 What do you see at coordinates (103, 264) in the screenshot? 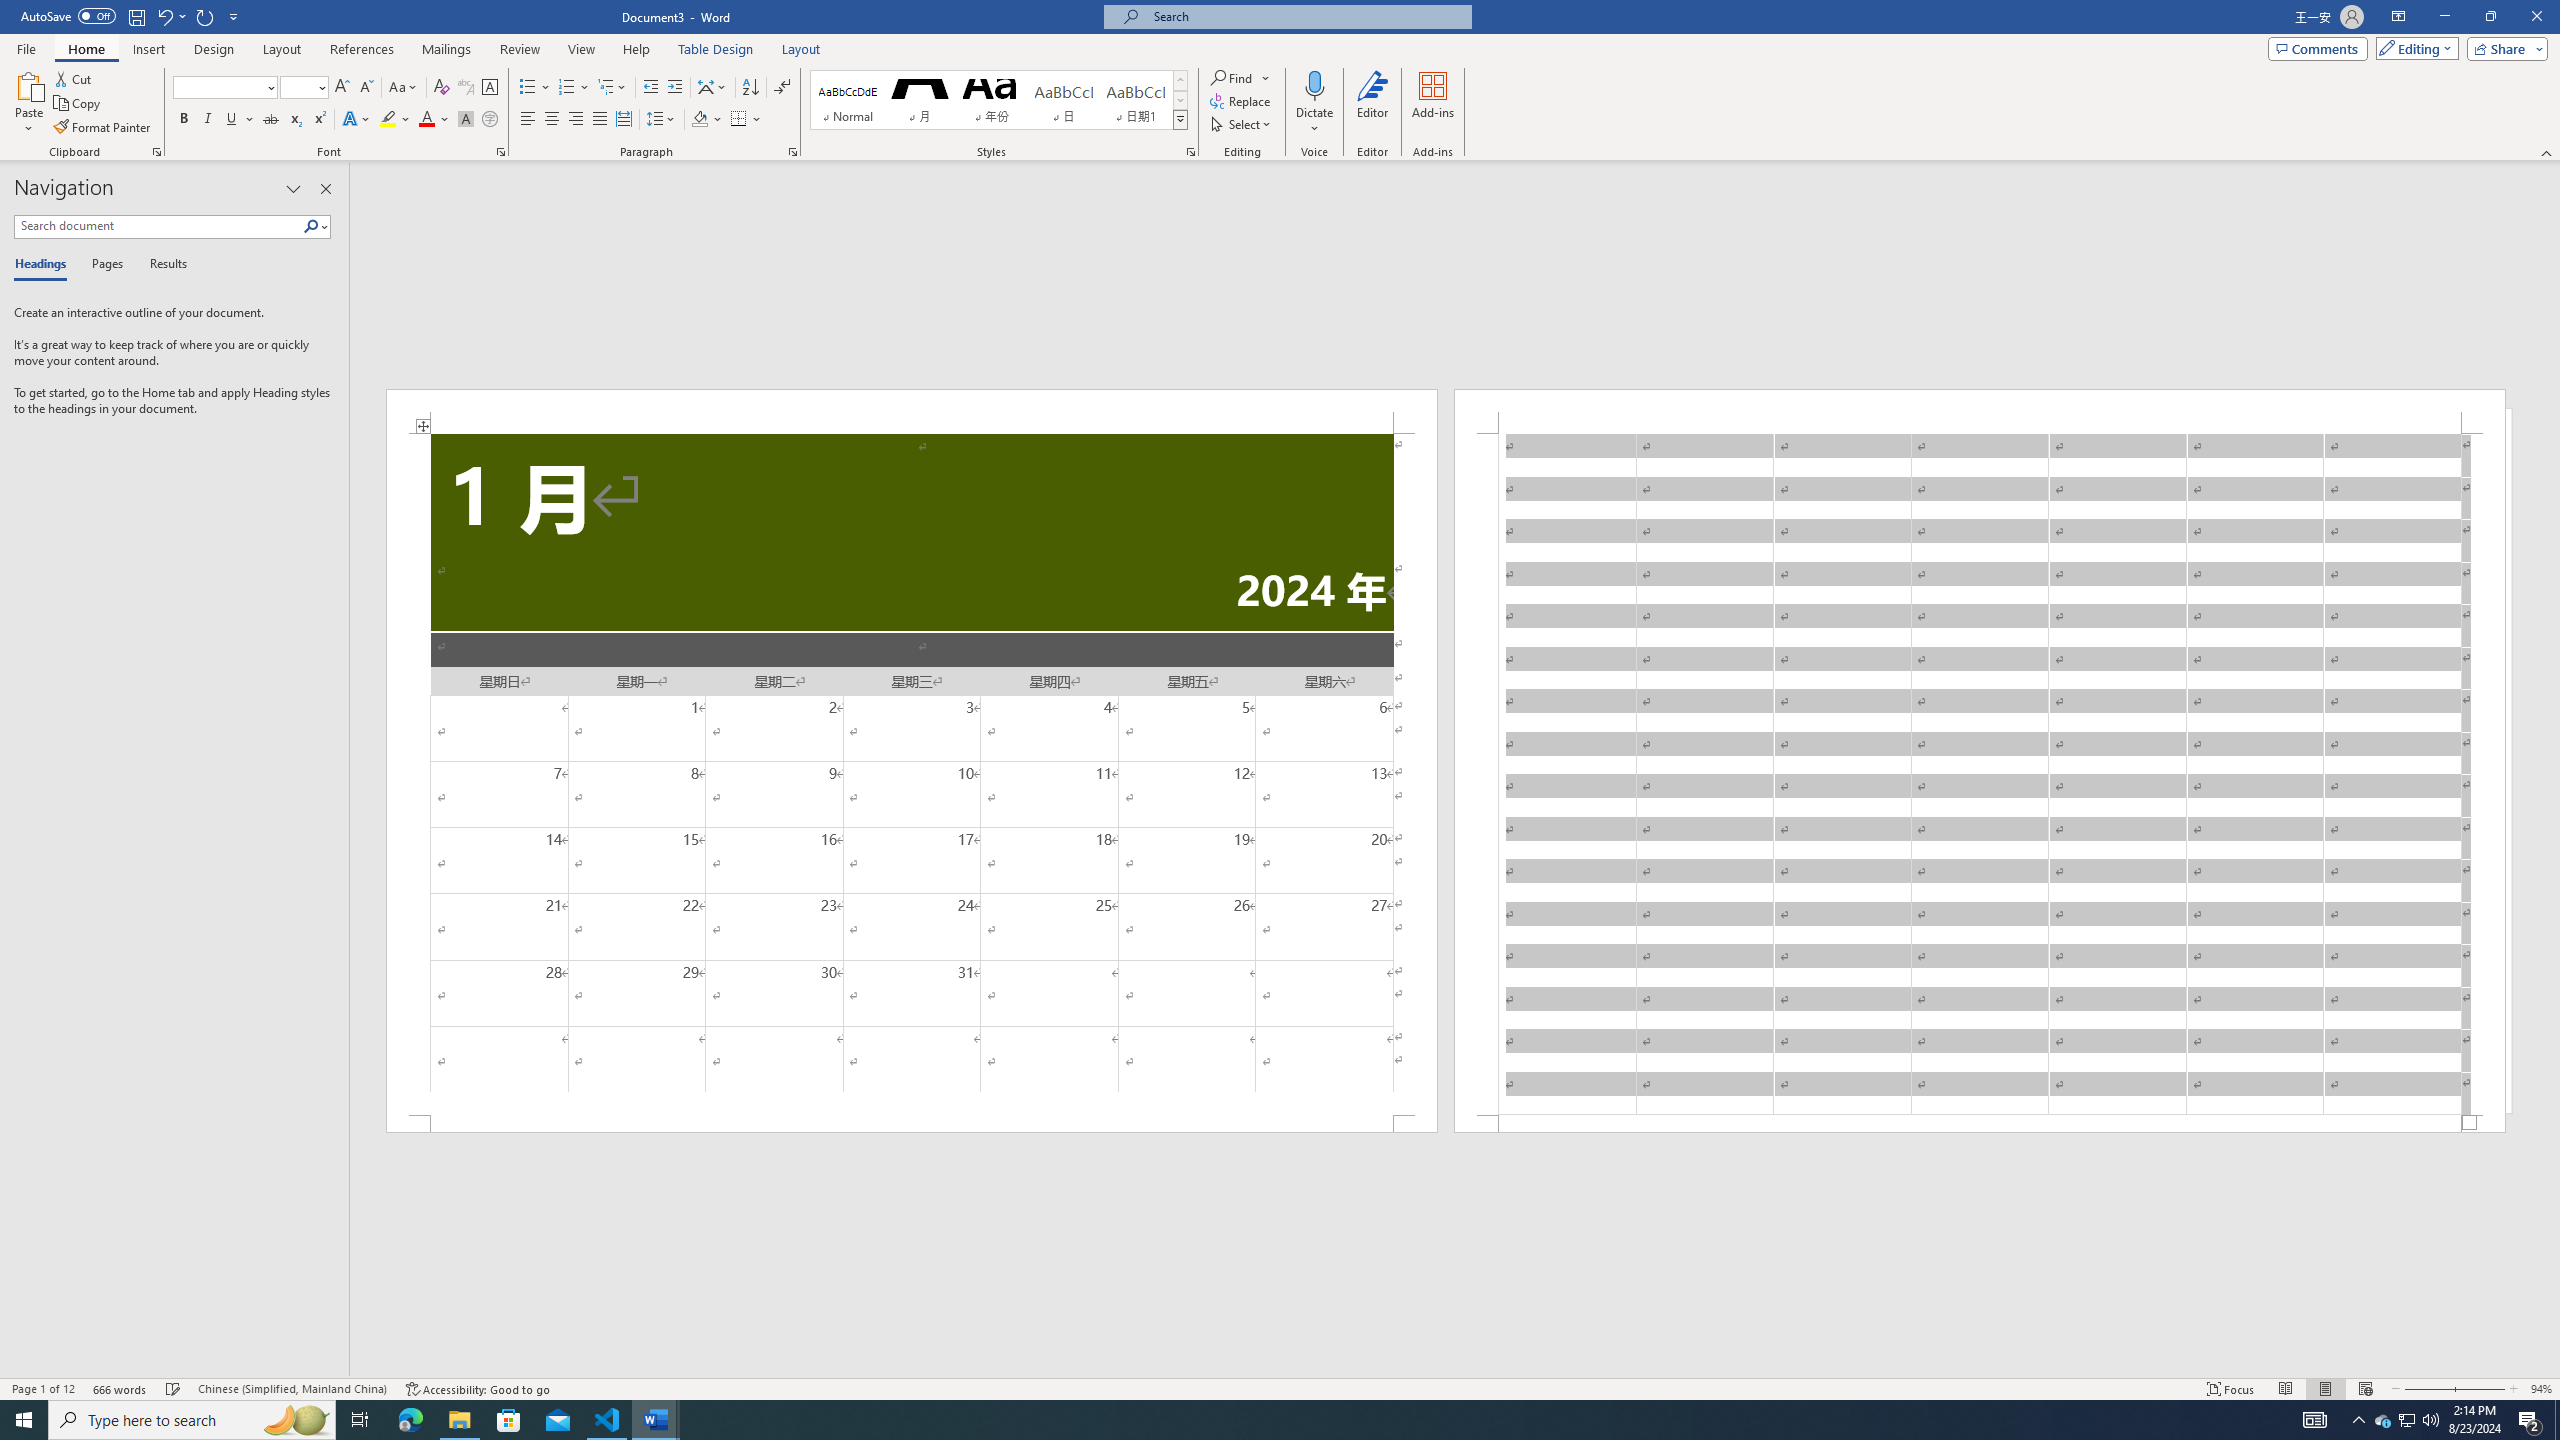
I see `'Pages'` at bounding box center [103, 264].